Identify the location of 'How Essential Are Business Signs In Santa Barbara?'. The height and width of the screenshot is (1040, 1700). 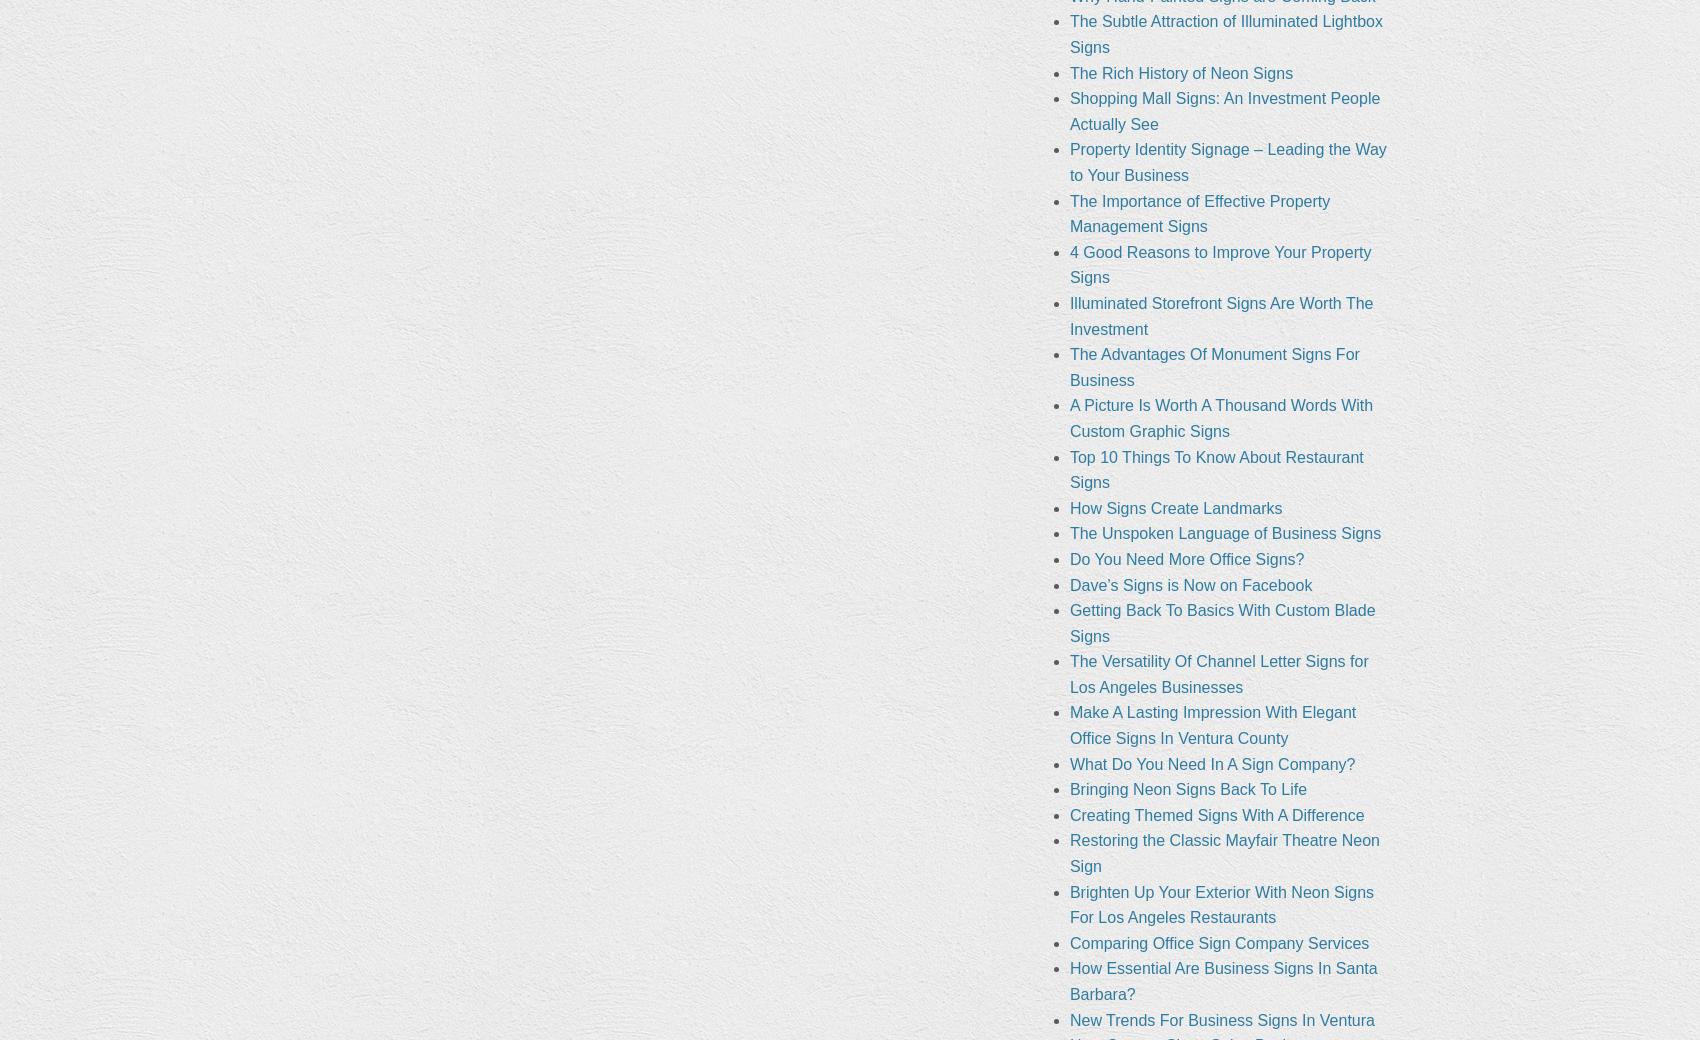
(1068, 981).